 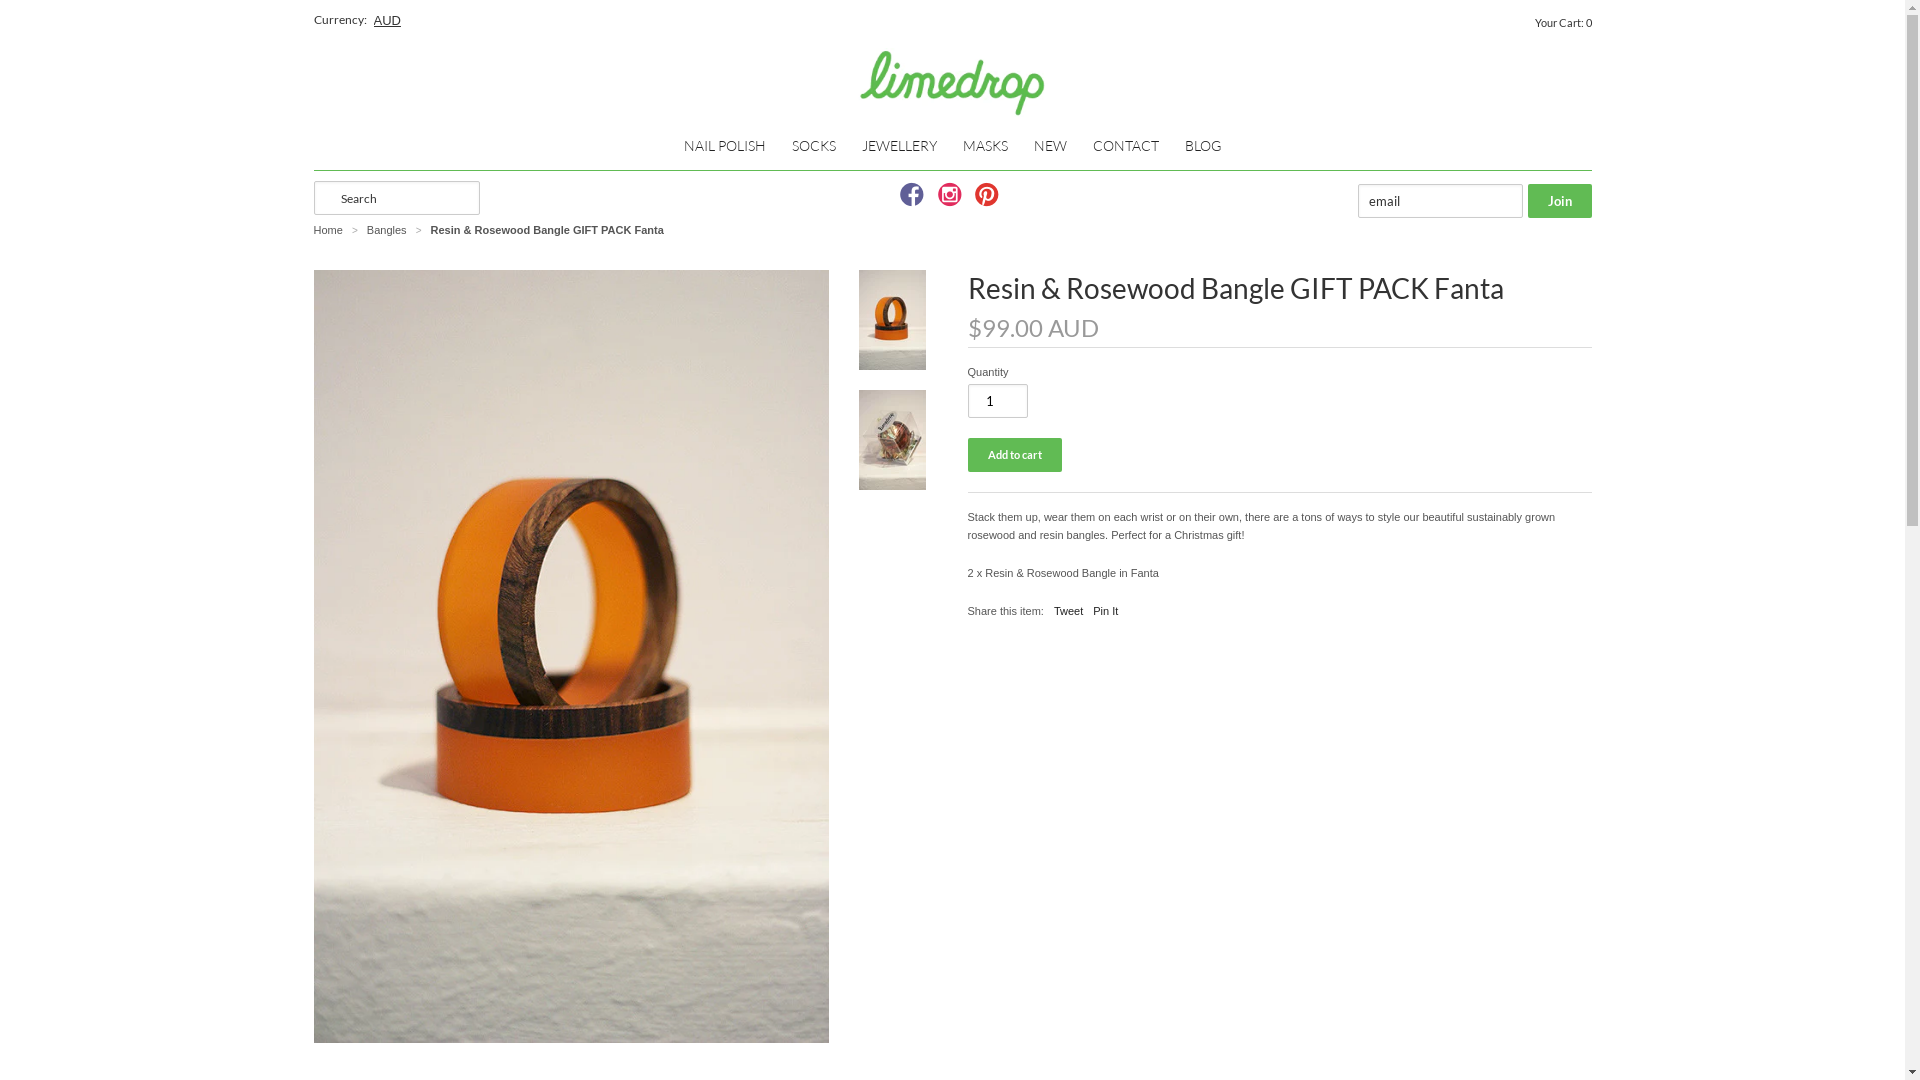 What do you see at coordinates (899, 200) in the screenshot?
I see `'Follow us on Facebook'` at bounding box center [899, 200].